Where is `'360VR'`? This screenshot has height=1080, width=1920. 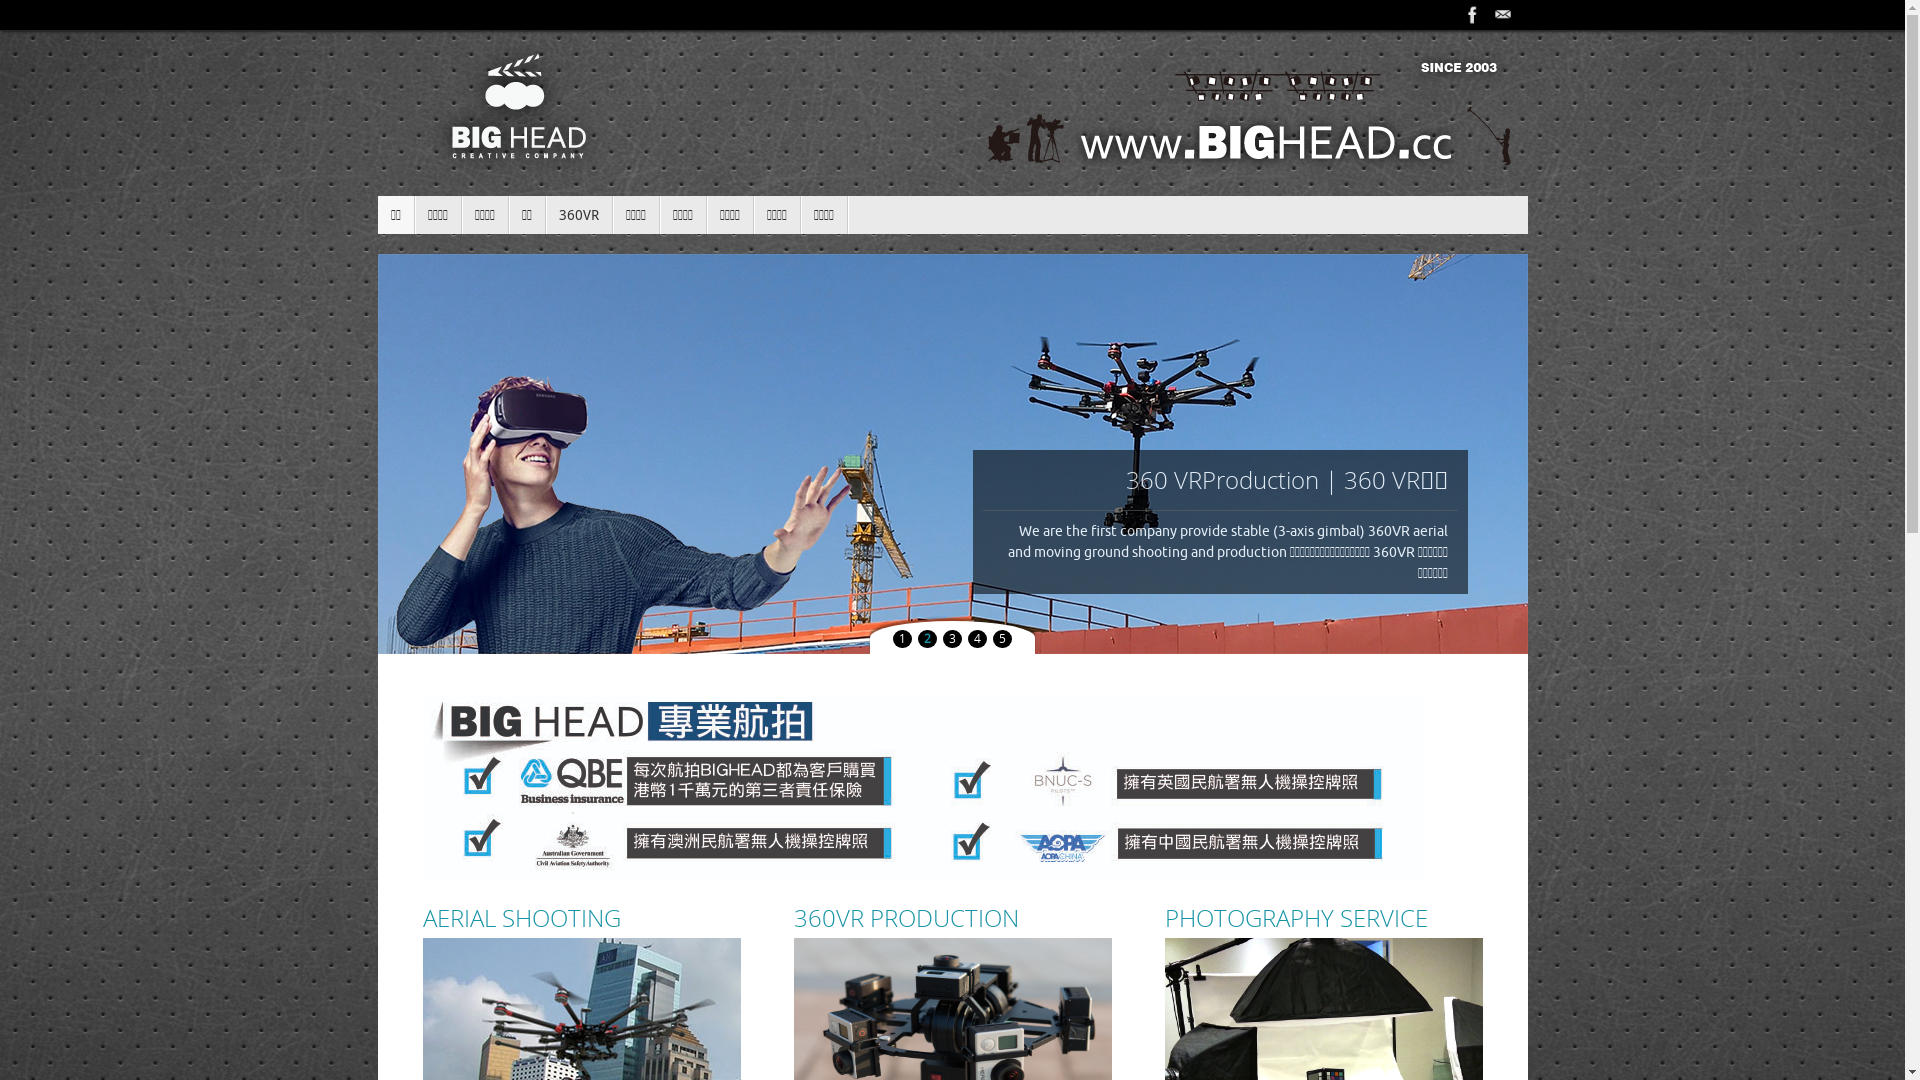 '360VR' is located at coordinates (578, 215).